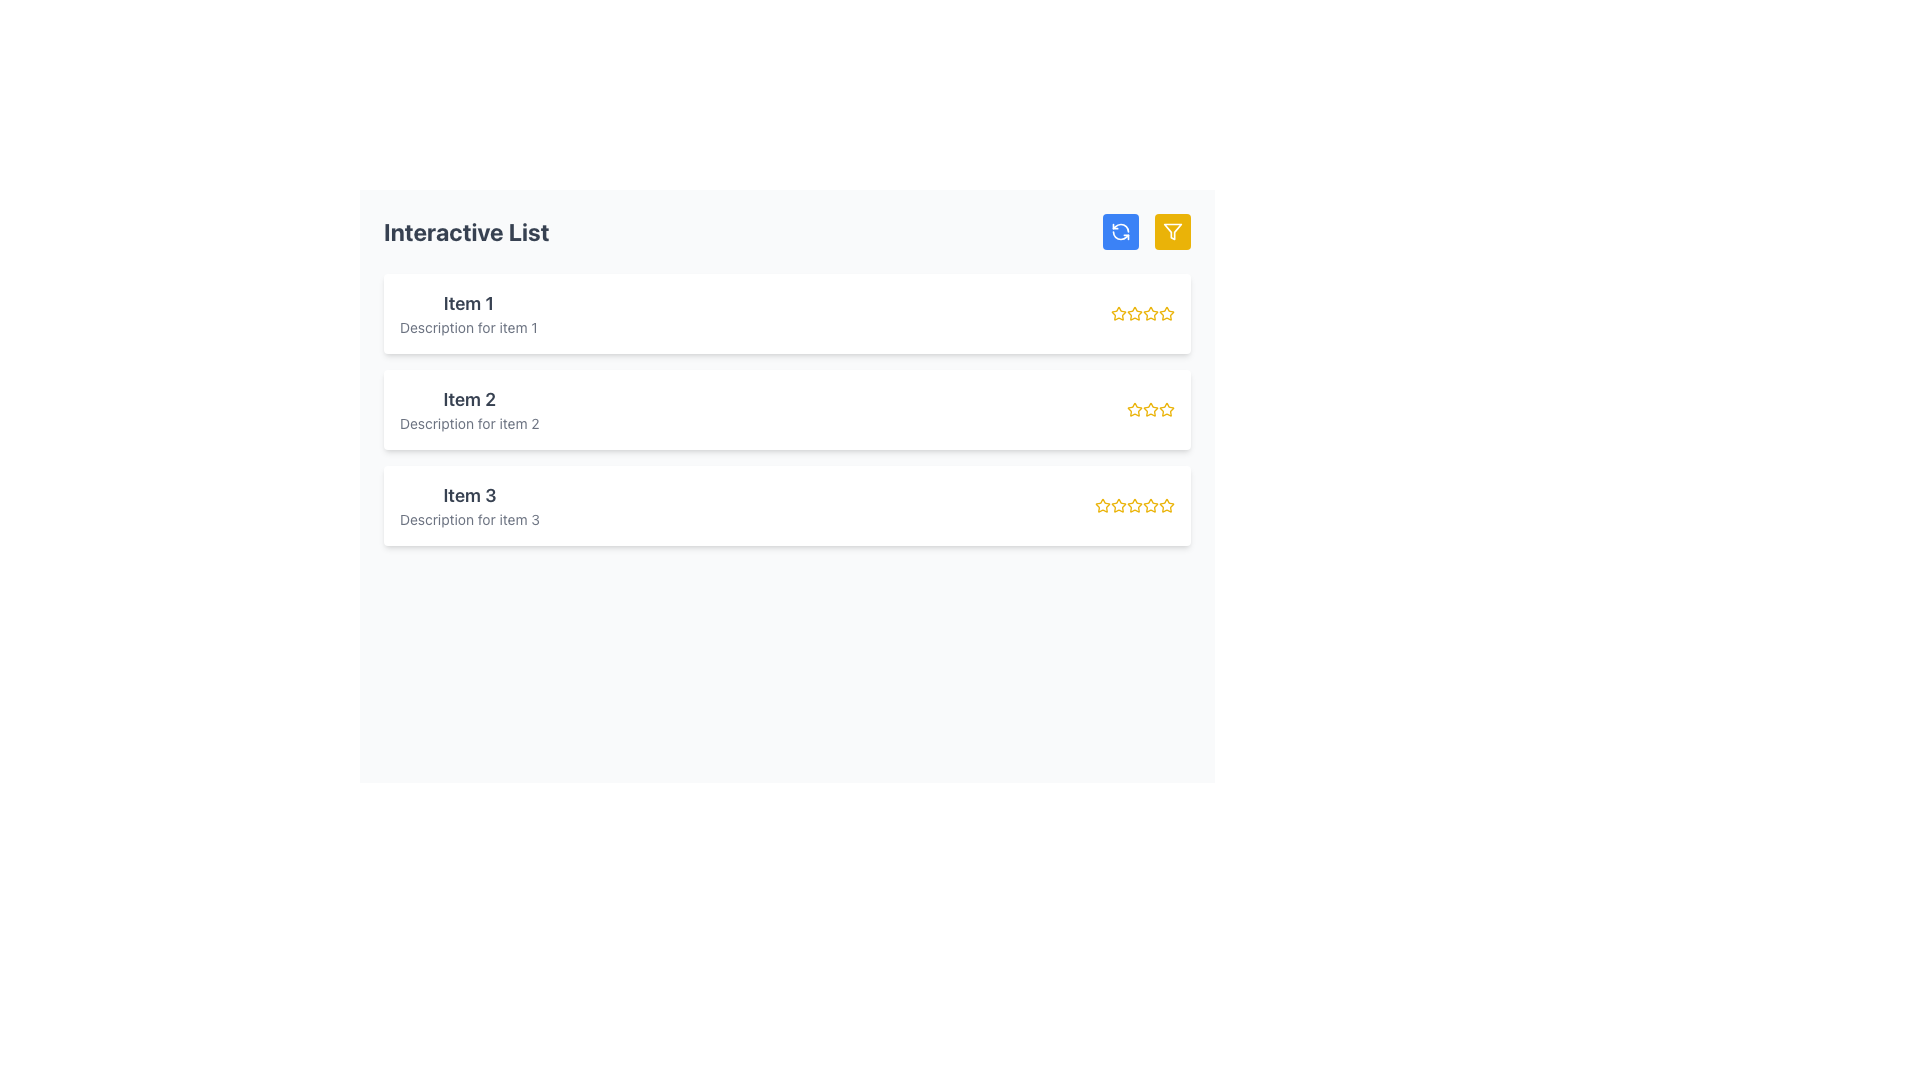  Describe the element at coordinates (1133, 407) in the screenshot. I see `the second yellow star in the rating system` at that location.